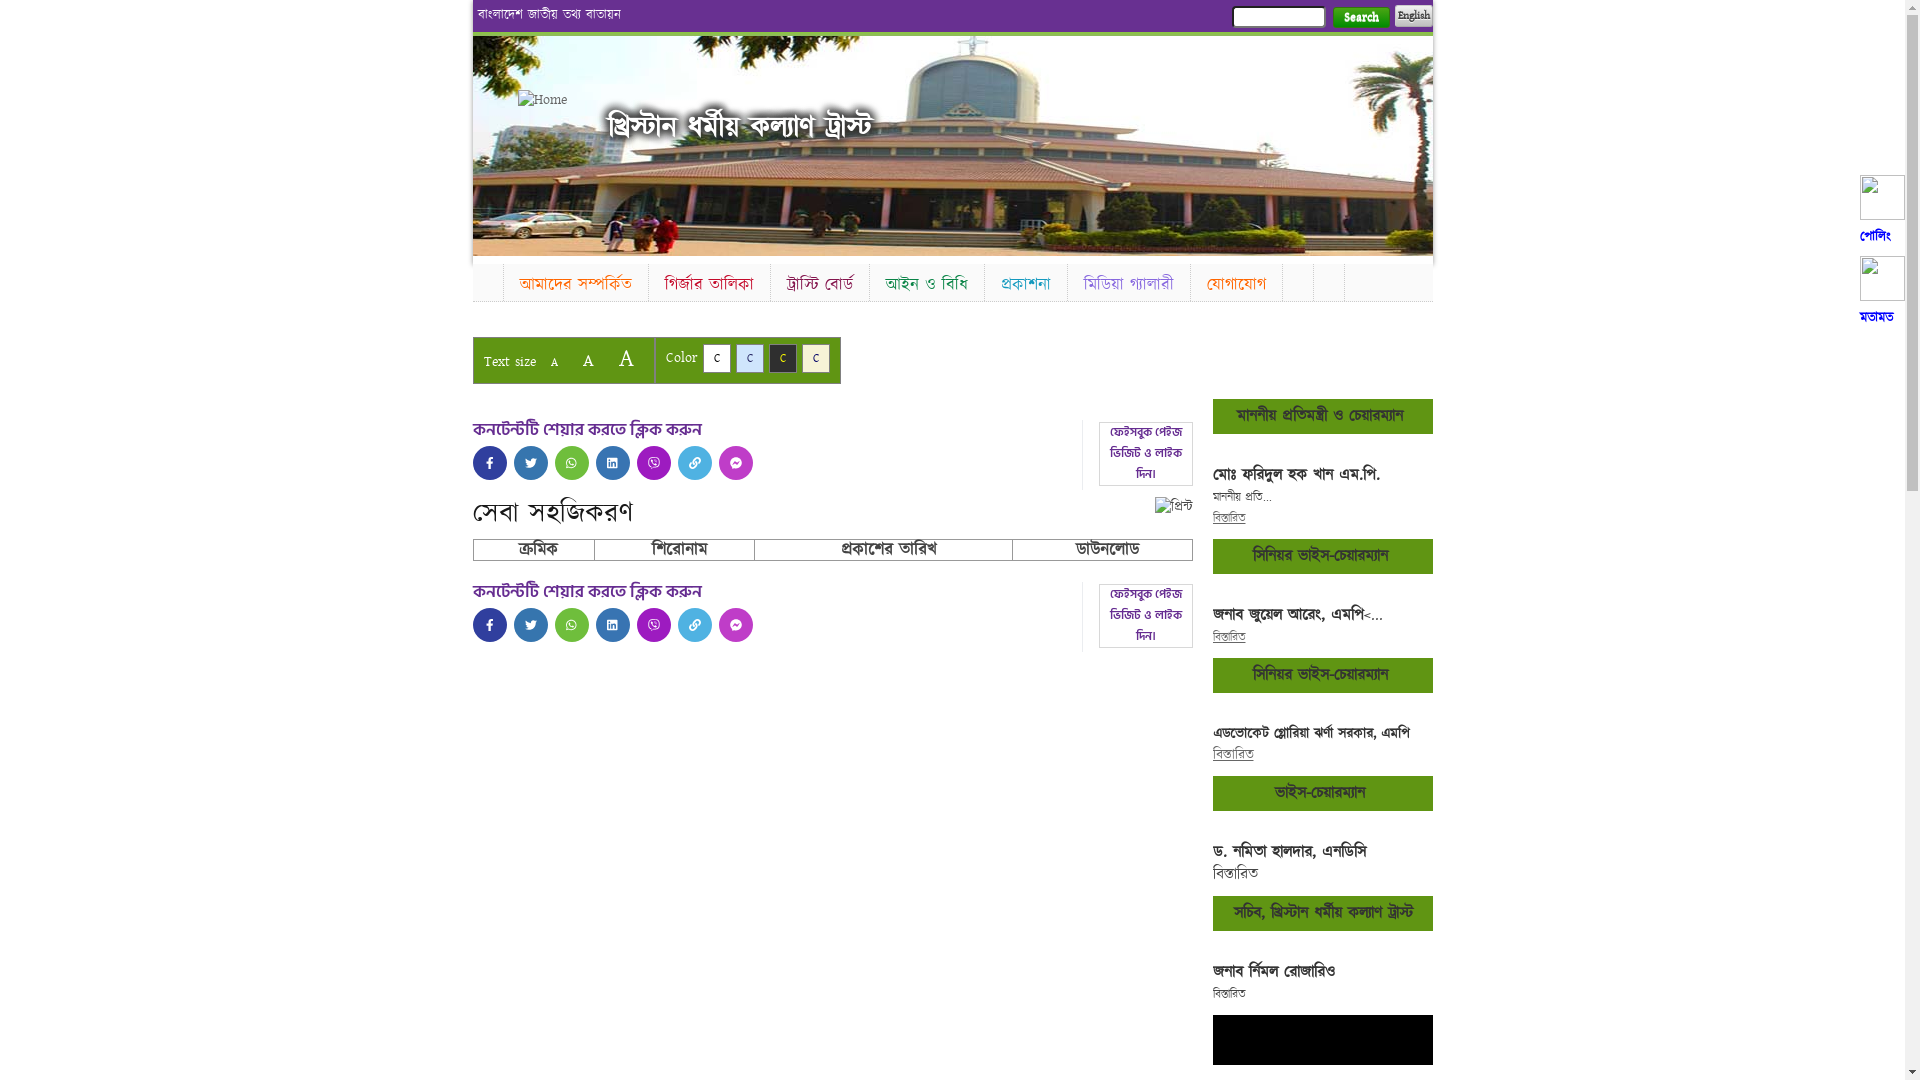 The height and width of the screenshot is (1080, 1920). What do you see at coordinates (715, 357) in the screenshot?
I see `'C'` at bounding box center [715, 357].